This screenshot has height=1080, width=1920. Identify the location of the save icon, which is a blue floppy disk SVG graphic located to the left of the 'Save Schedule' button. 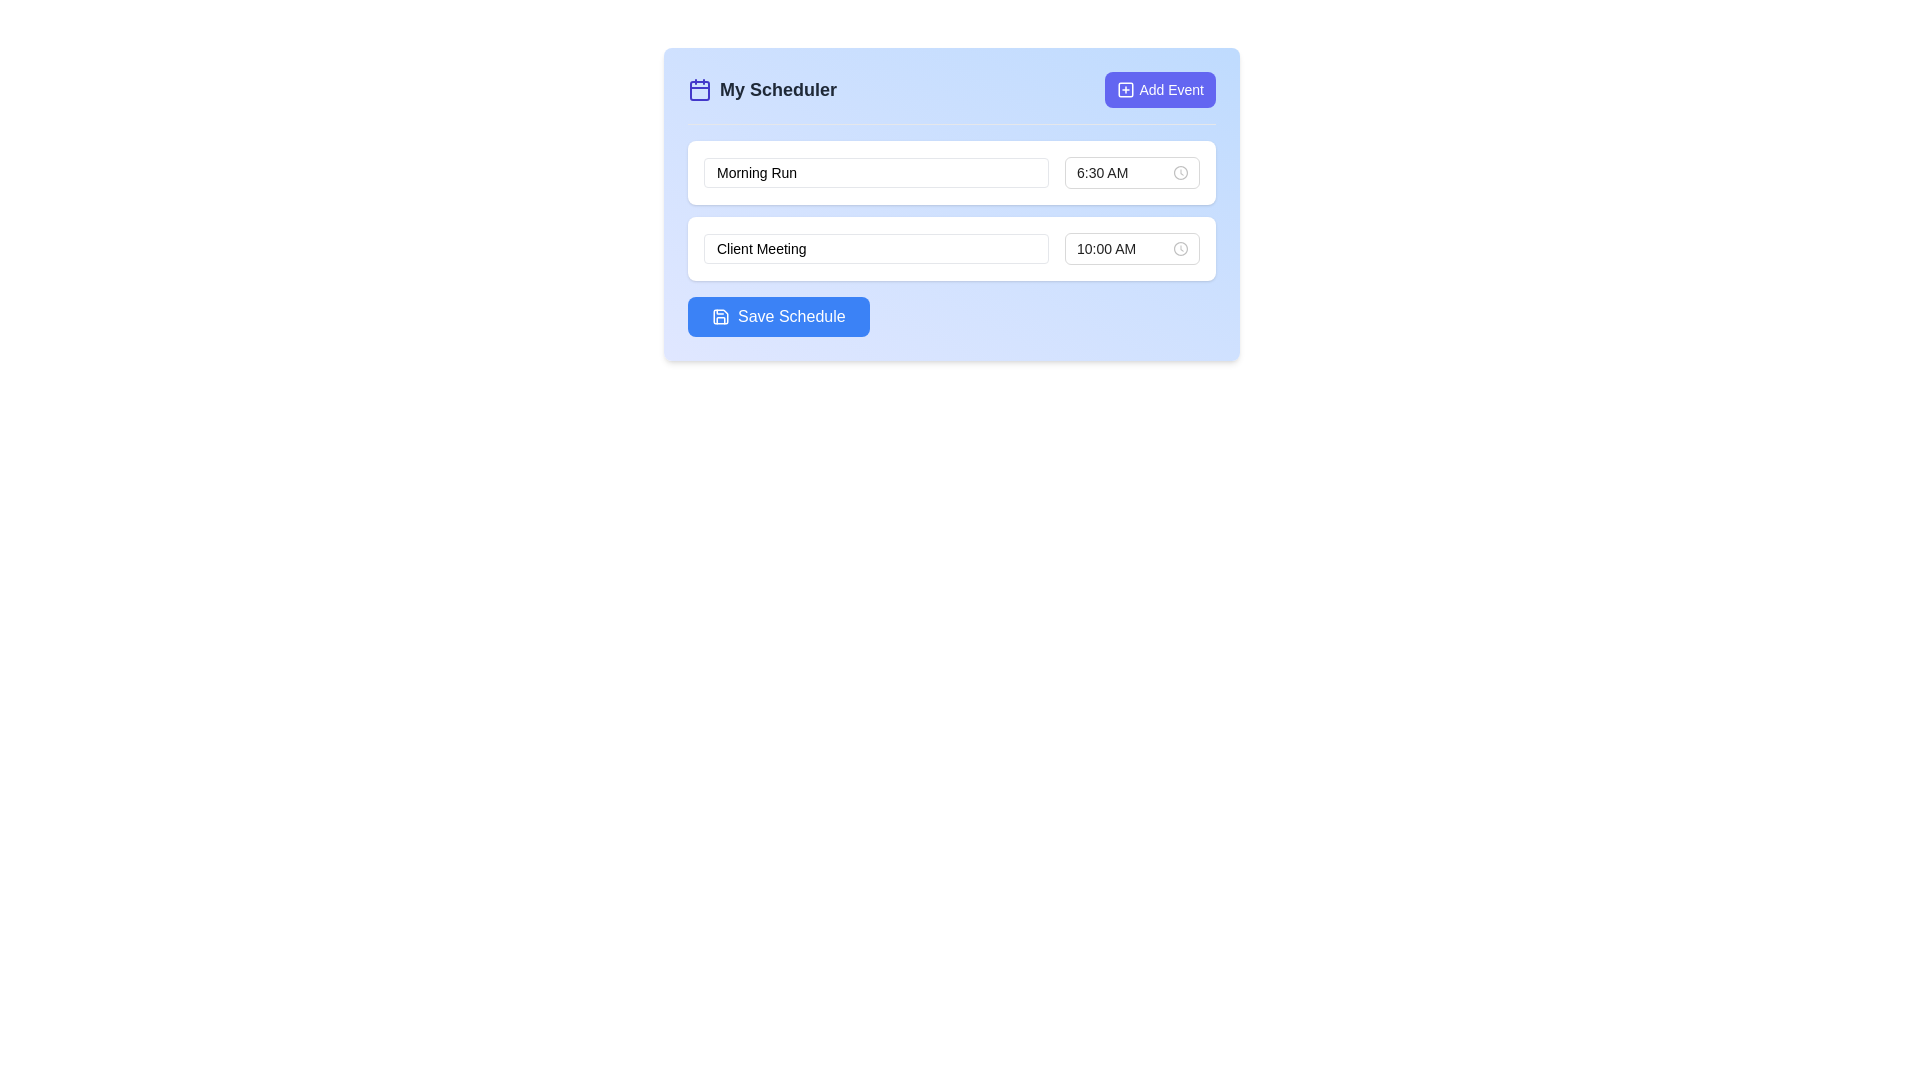
(720, 315).